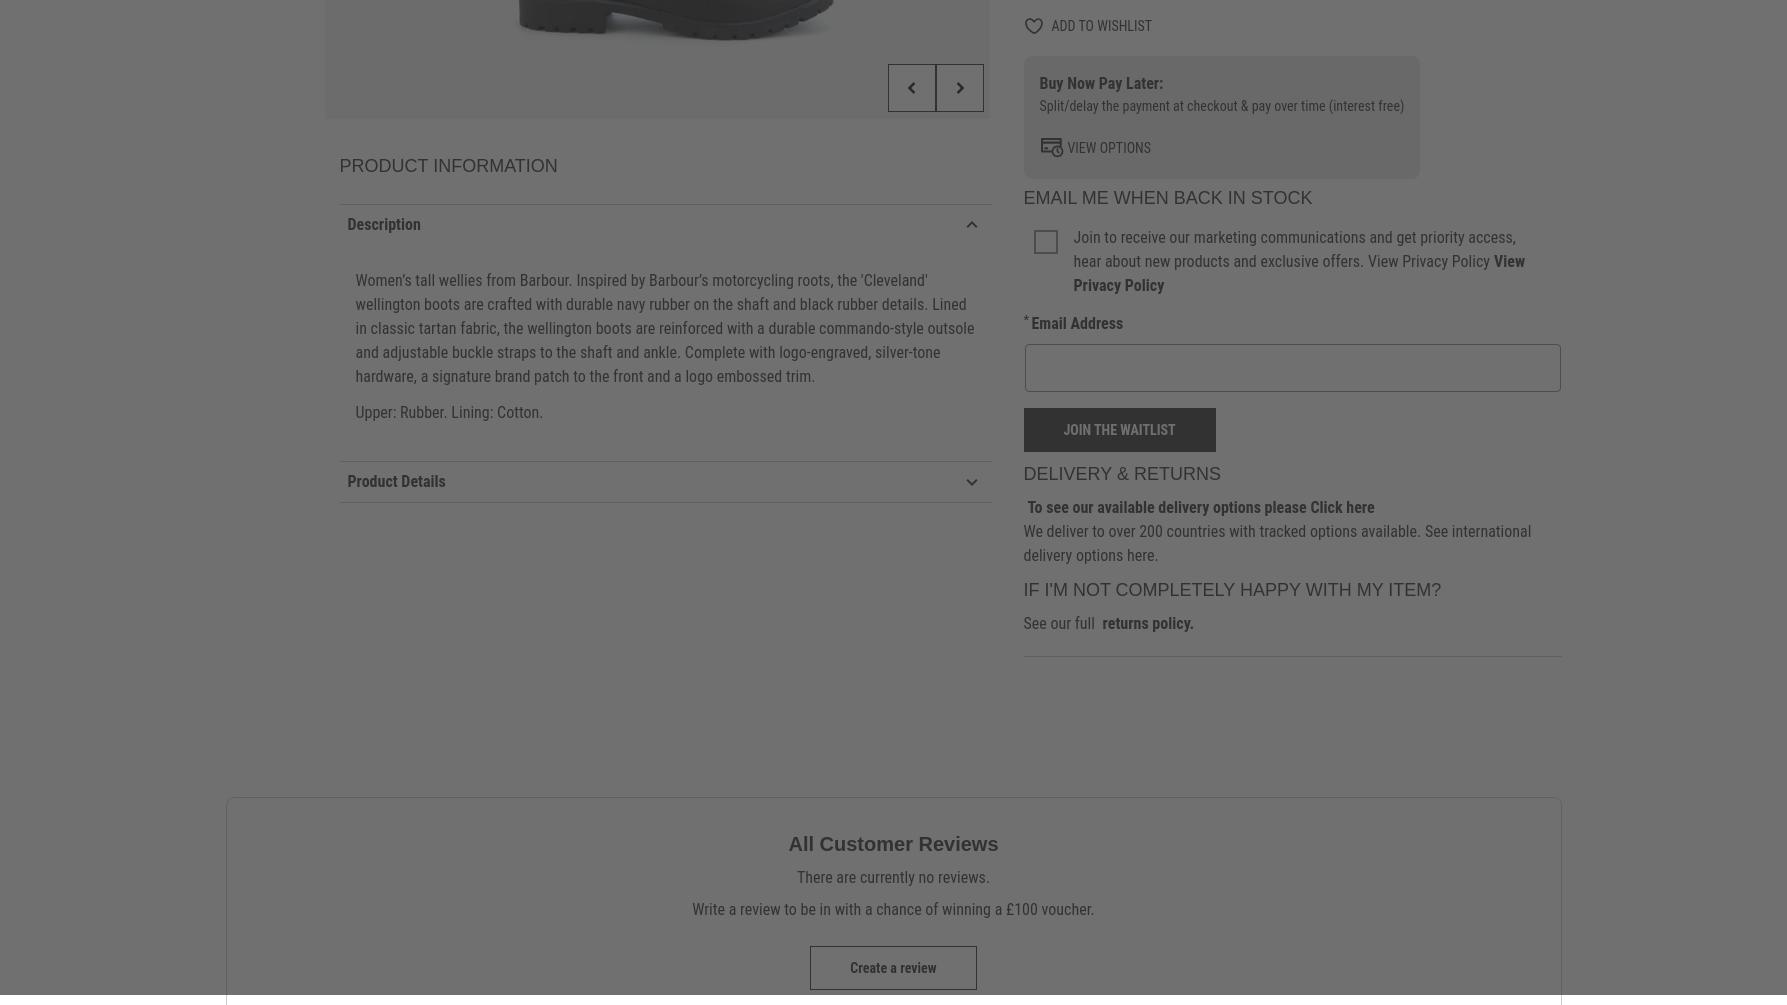  What do you see at coordinates (1059, 622) in the screenshot?
I see `'See our full'` at bounding box center [1059, 622].